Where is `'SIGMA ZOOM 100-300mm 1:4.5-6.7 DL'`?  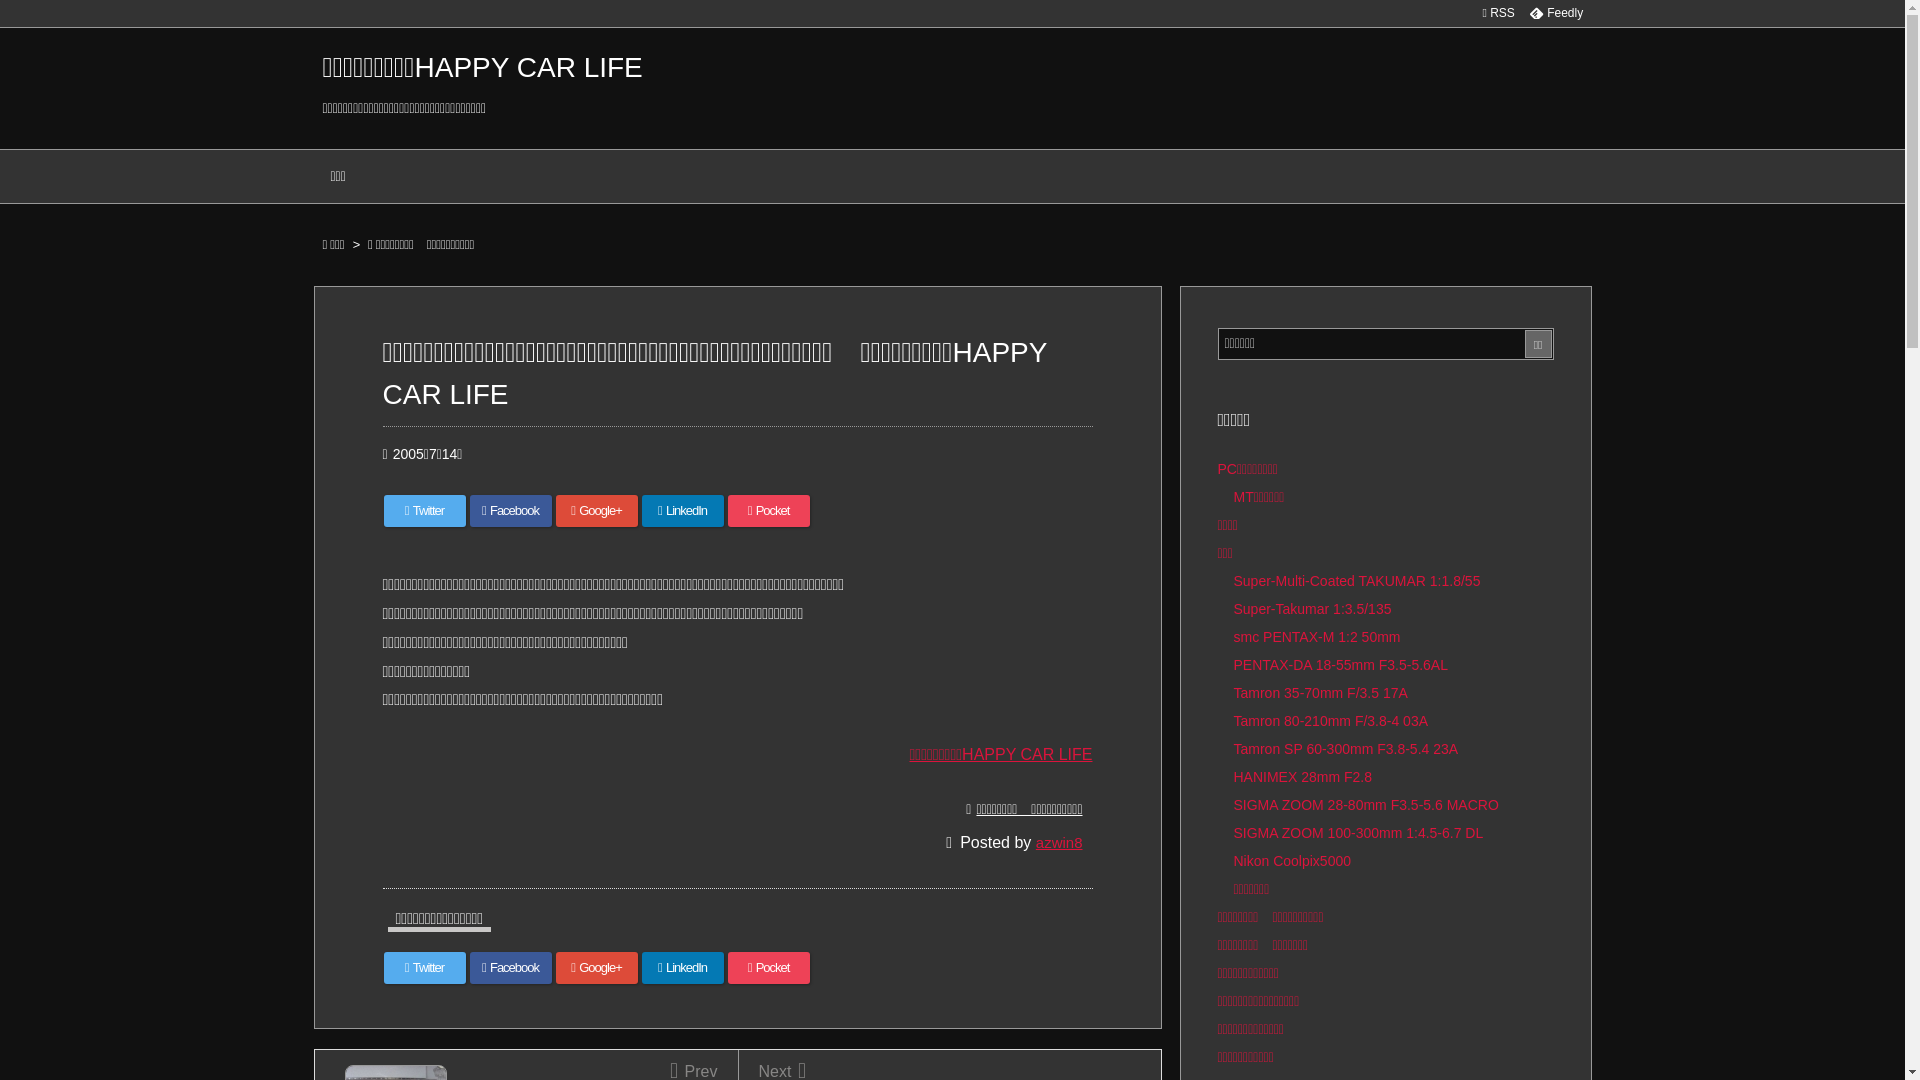
'SIGMA ZOOM 100-300mm 1:4.5-6.7 DL' is located at coordinates (1358, 833).